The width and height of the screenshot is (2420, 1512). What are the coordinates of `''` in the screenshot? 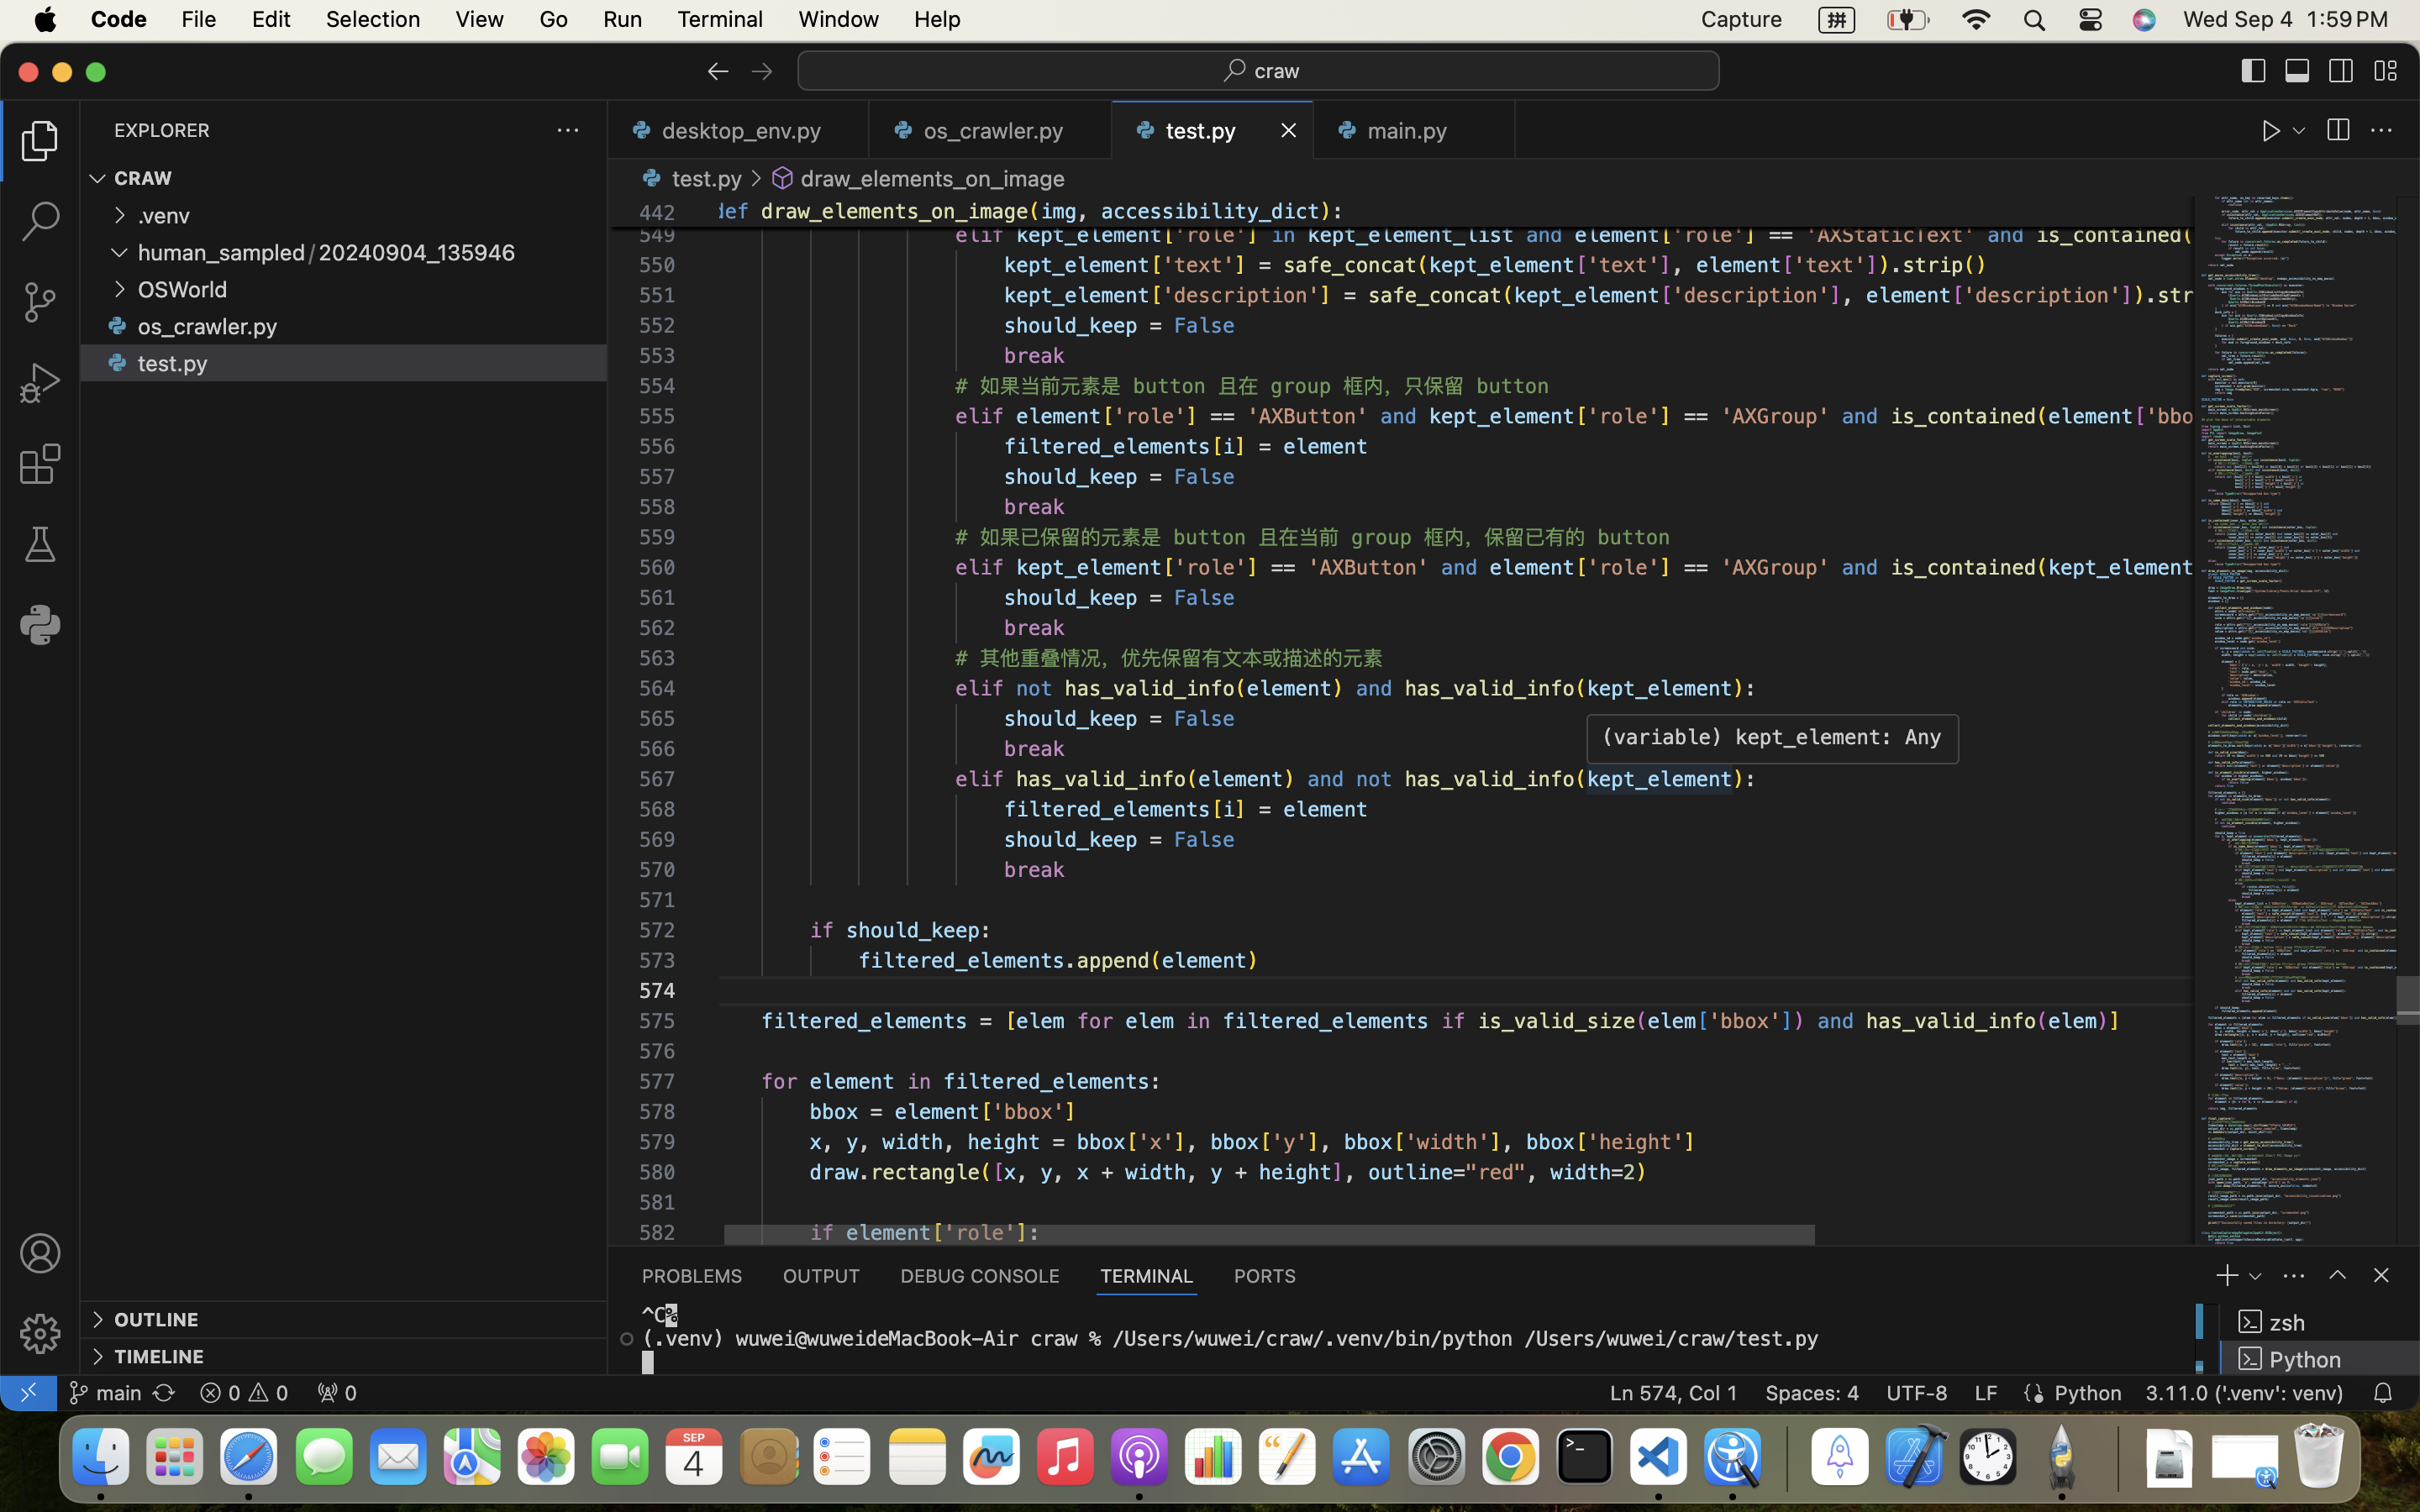 It's located at (39, 1252).